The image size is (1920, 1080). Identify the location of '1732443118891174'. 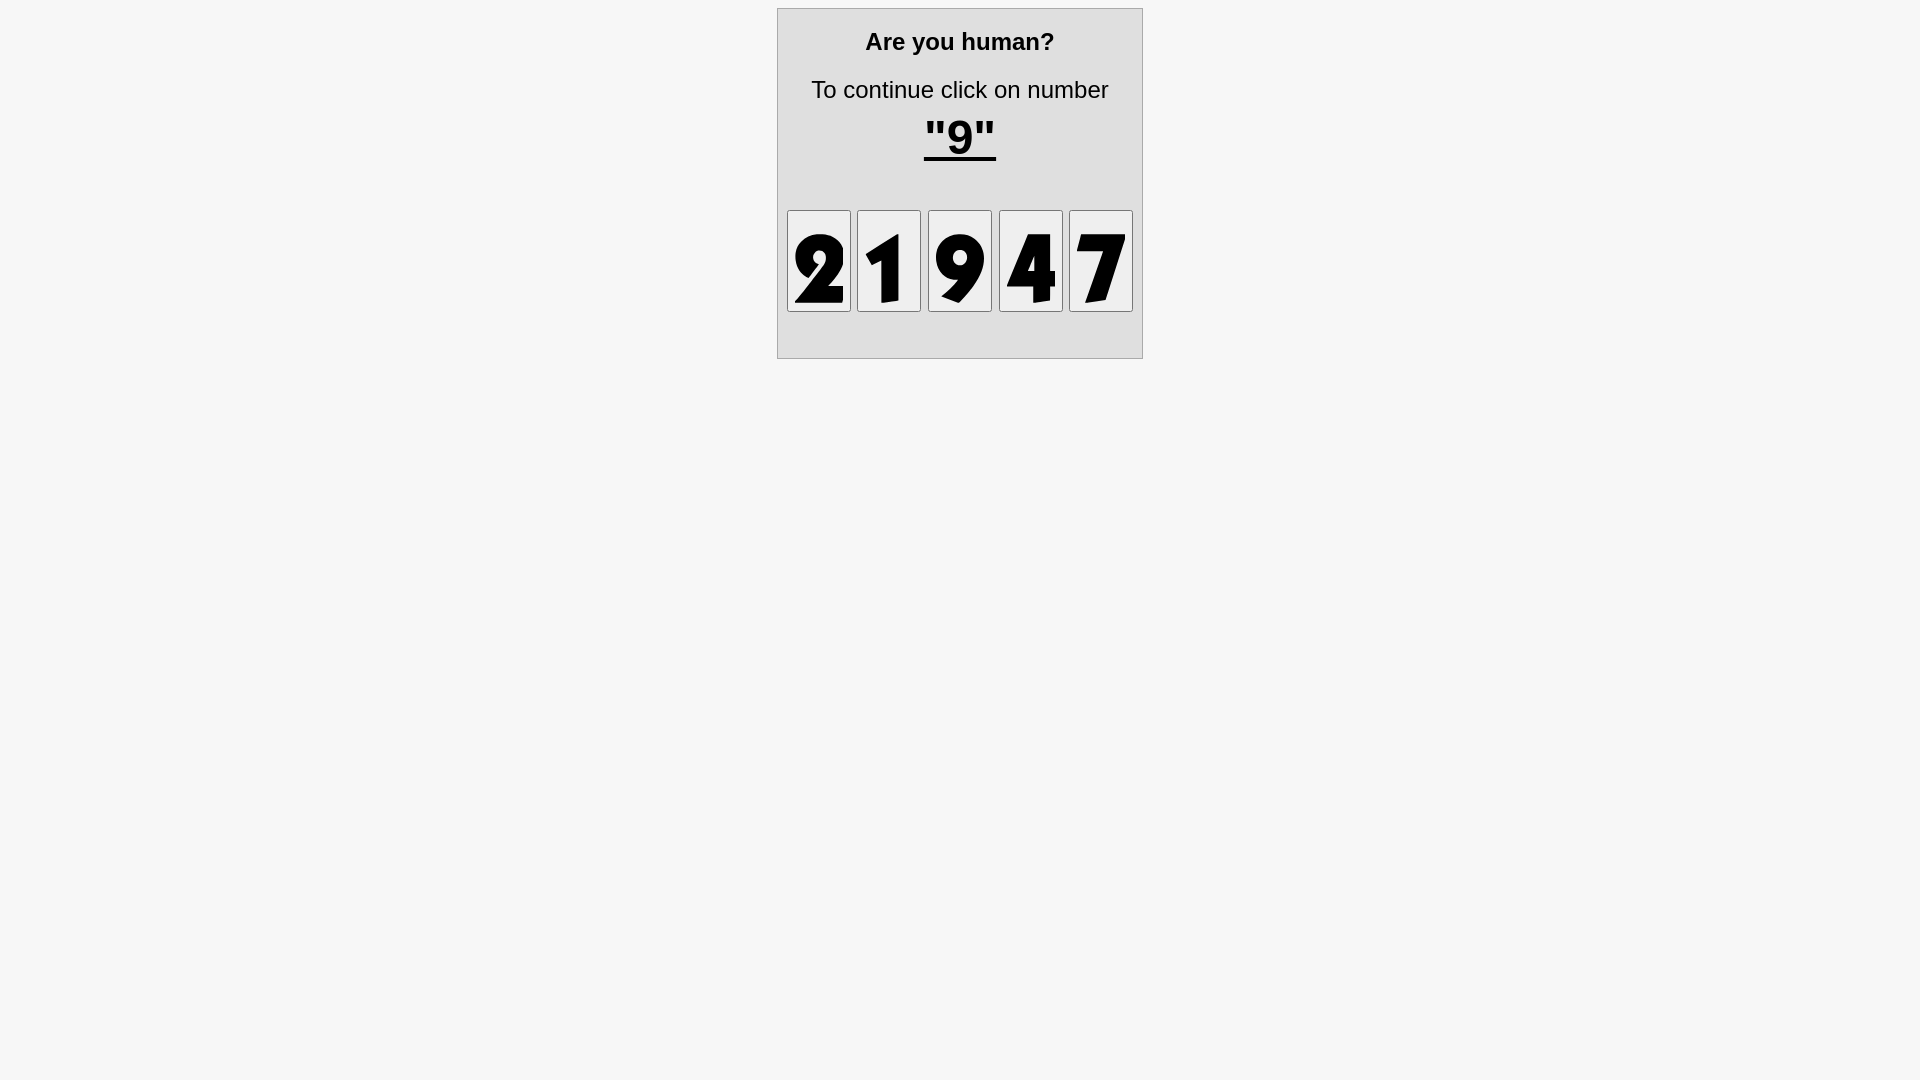
(1068, 260).